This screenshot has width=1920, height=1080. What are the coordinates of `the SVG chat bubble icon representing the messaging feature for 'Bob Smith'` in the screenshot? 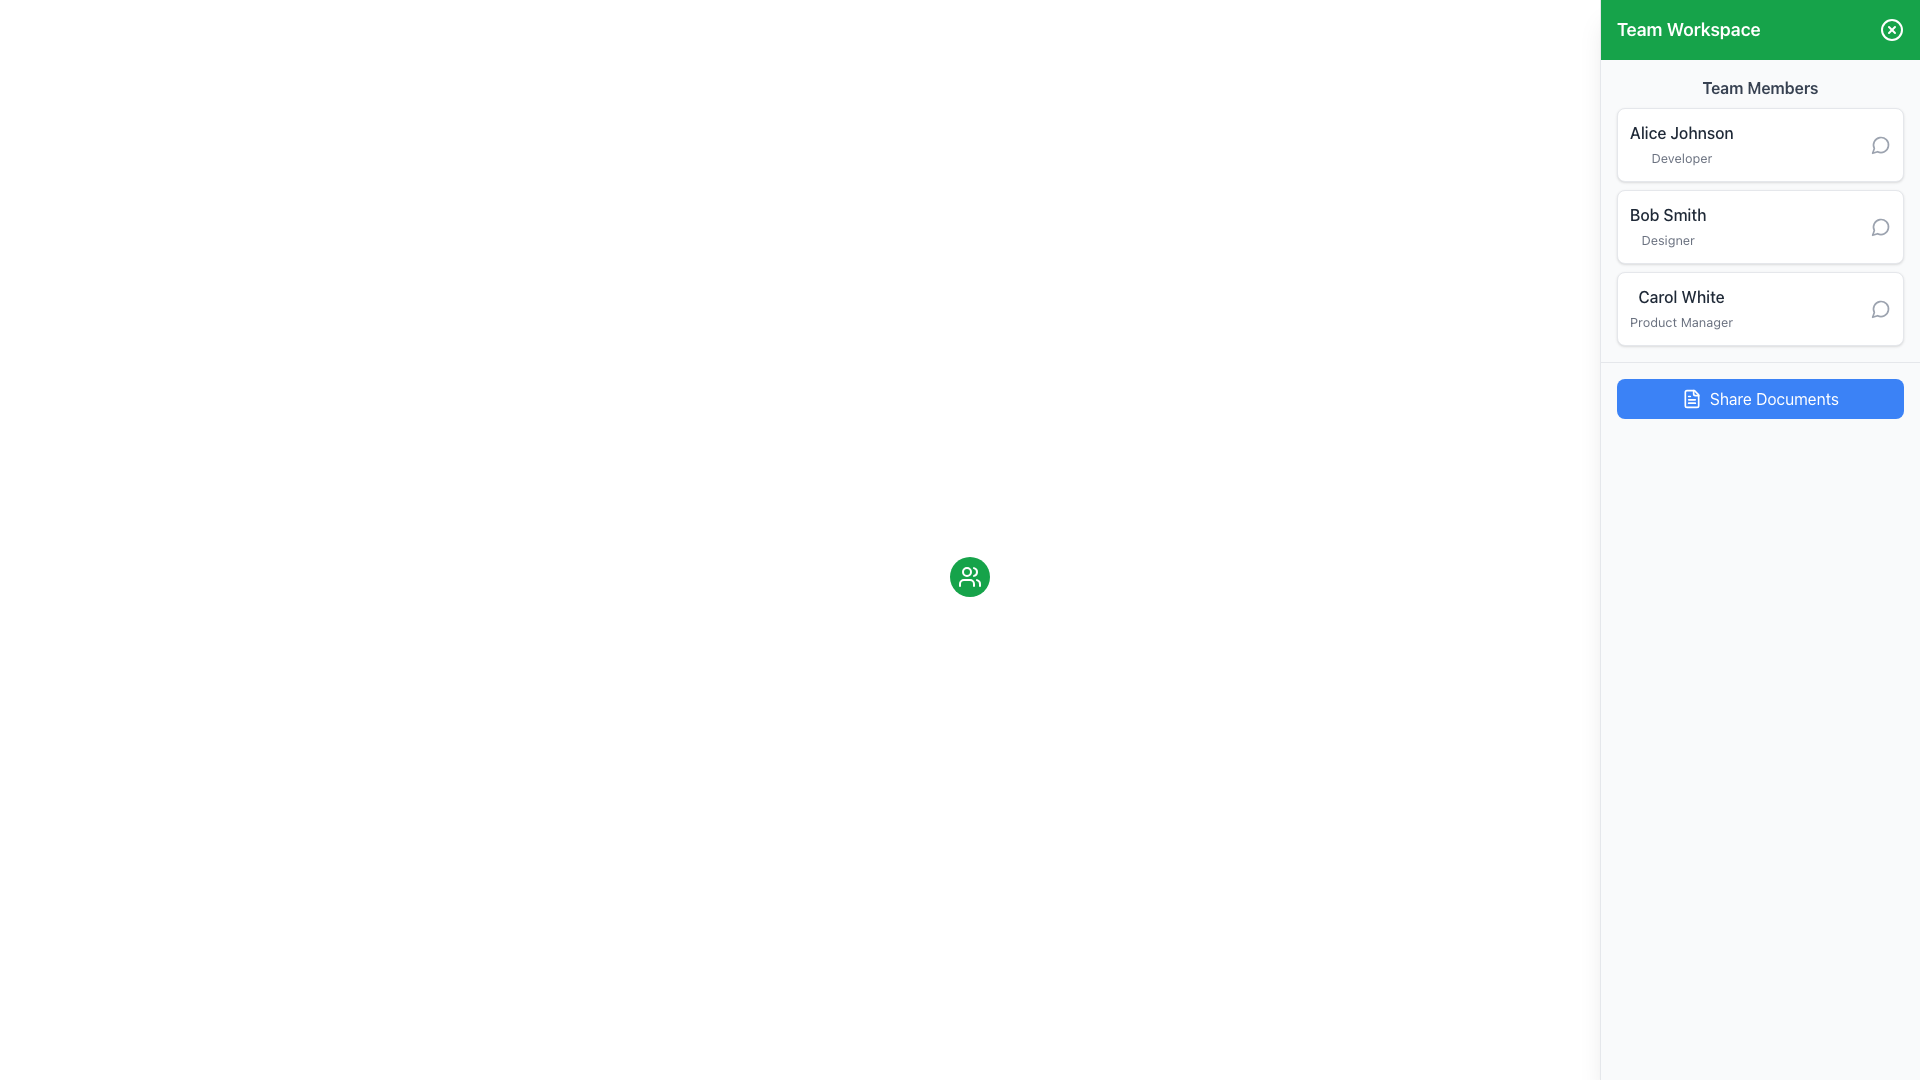 It's located at (1880, 226).